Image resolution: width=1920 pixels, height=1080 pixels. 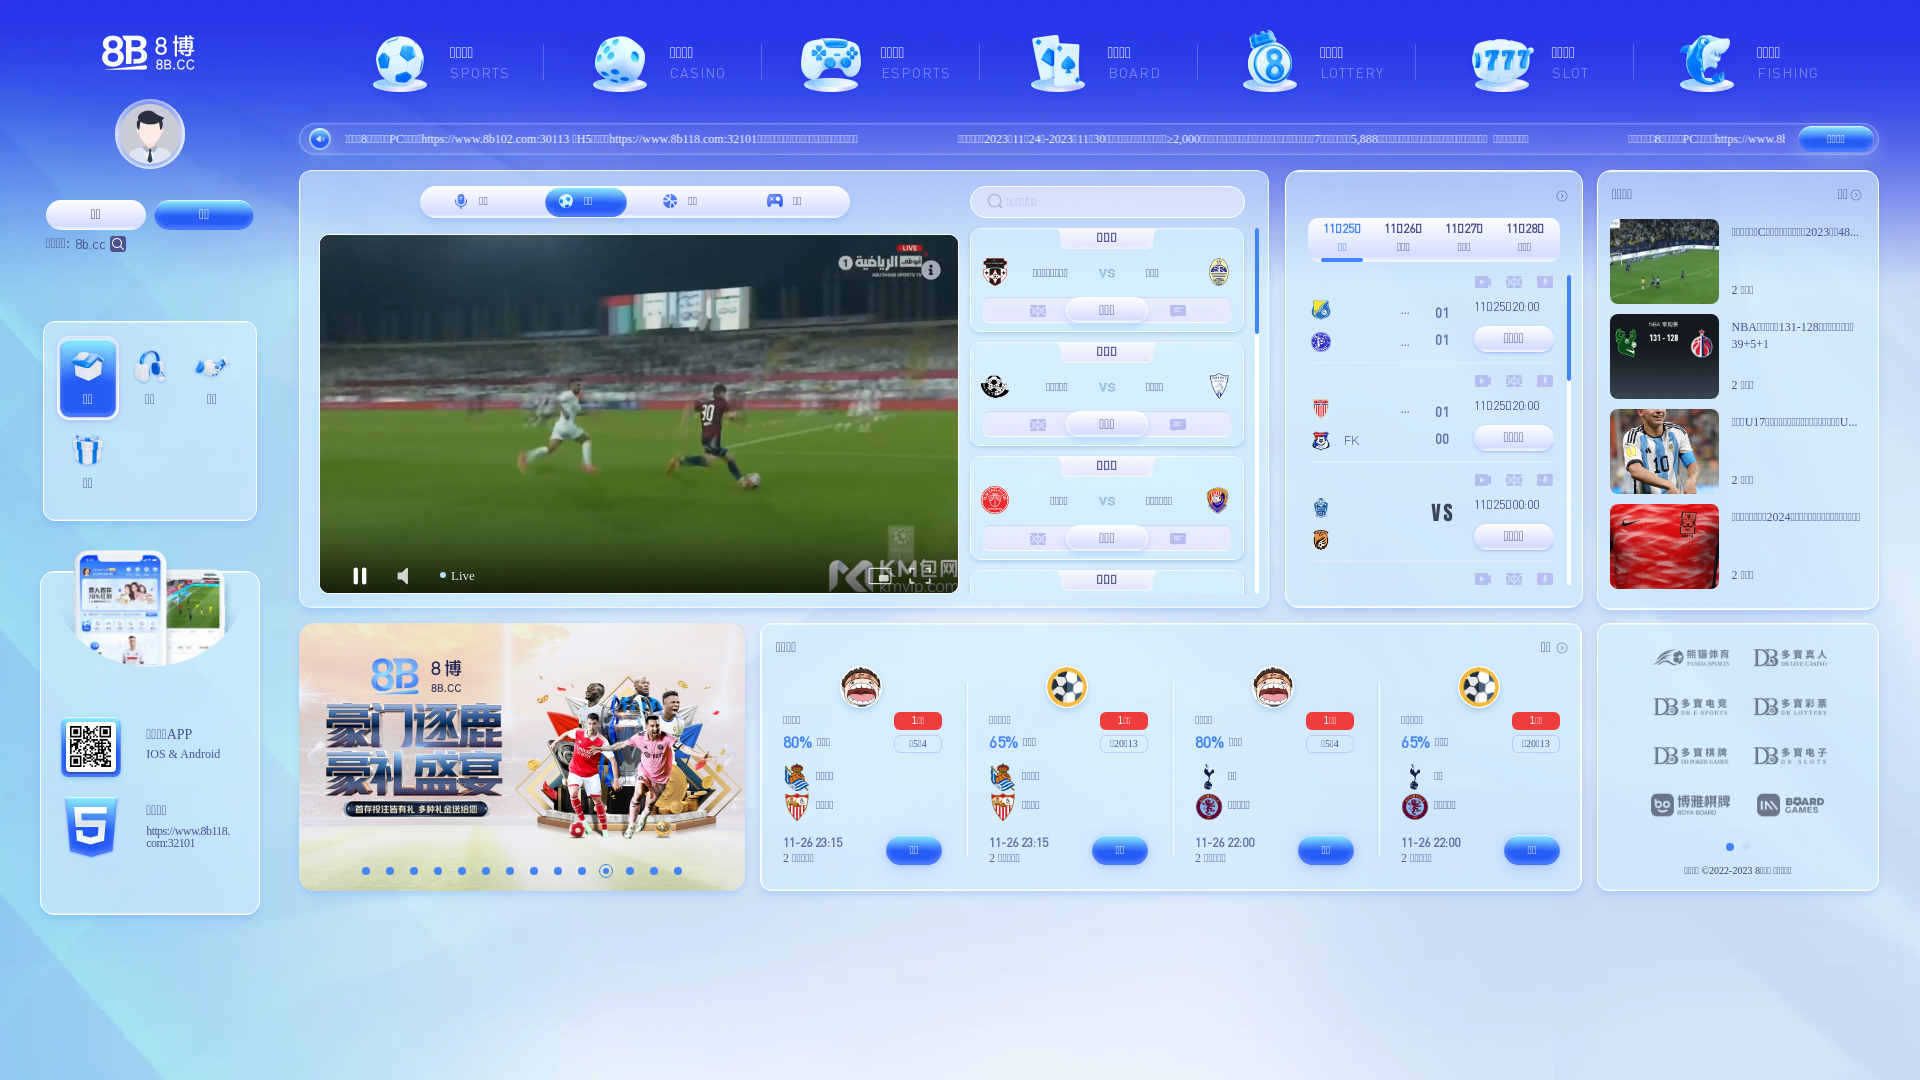 I want to click on 'https://www.8b118.com:32101', so click(x=190, y=836).